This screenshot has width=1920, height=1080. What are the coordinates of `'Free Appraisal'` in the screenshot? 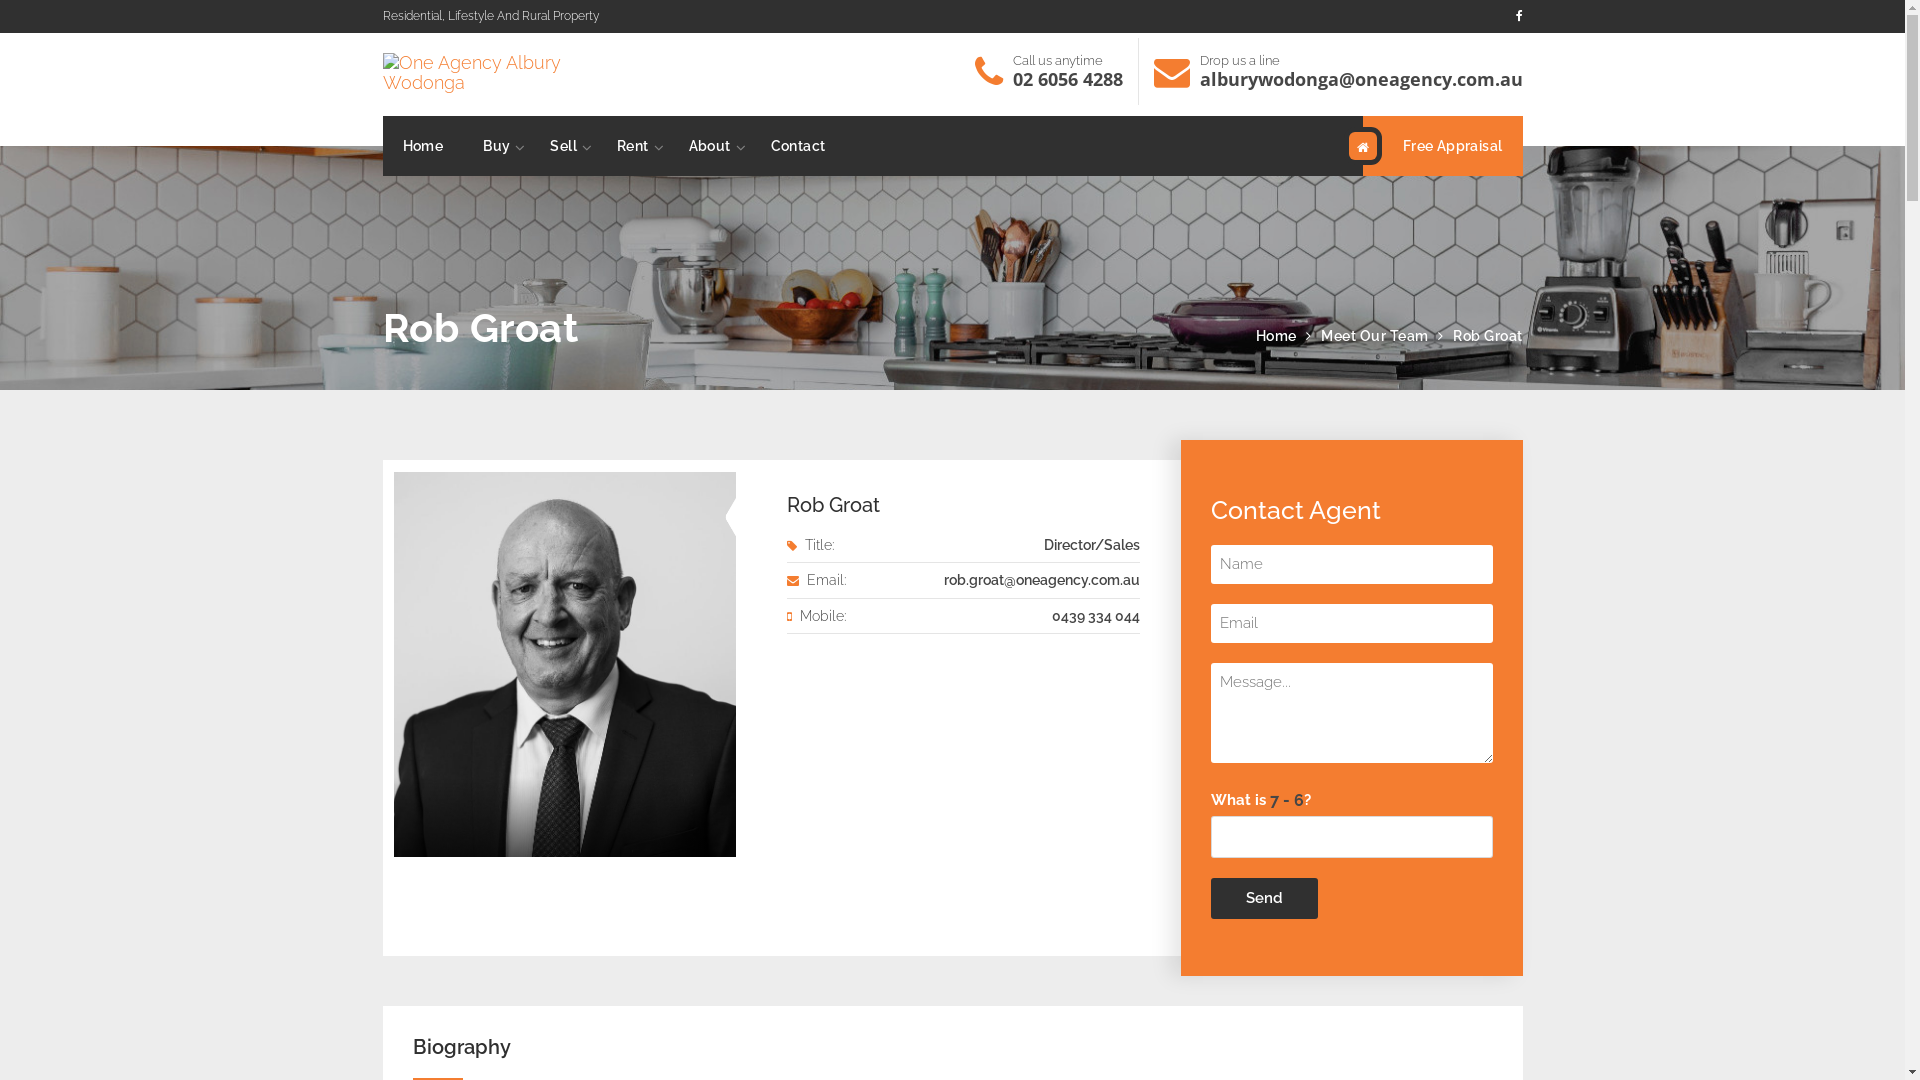 It's located at (1362, 145).